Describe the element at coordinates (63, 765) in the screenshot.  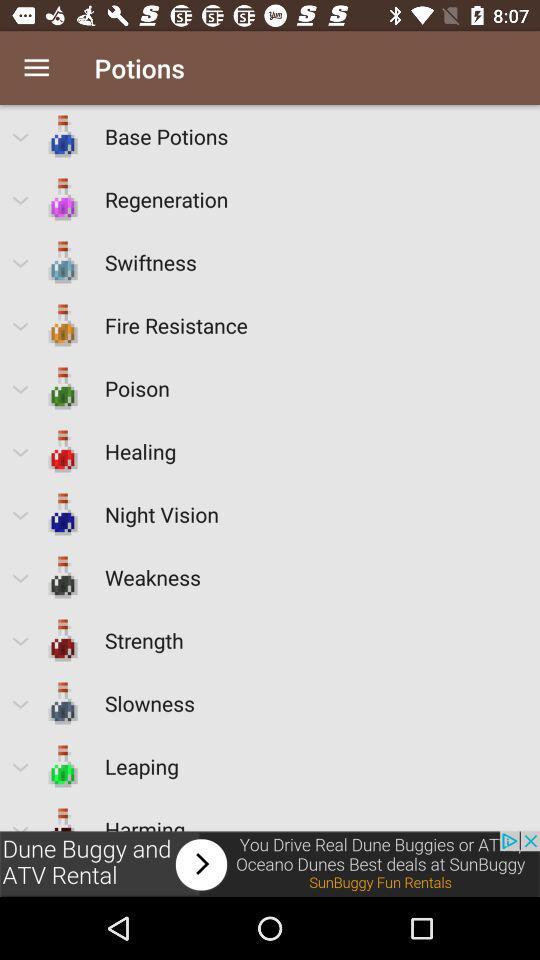
I see `the icon which is left to leaping` at that location.